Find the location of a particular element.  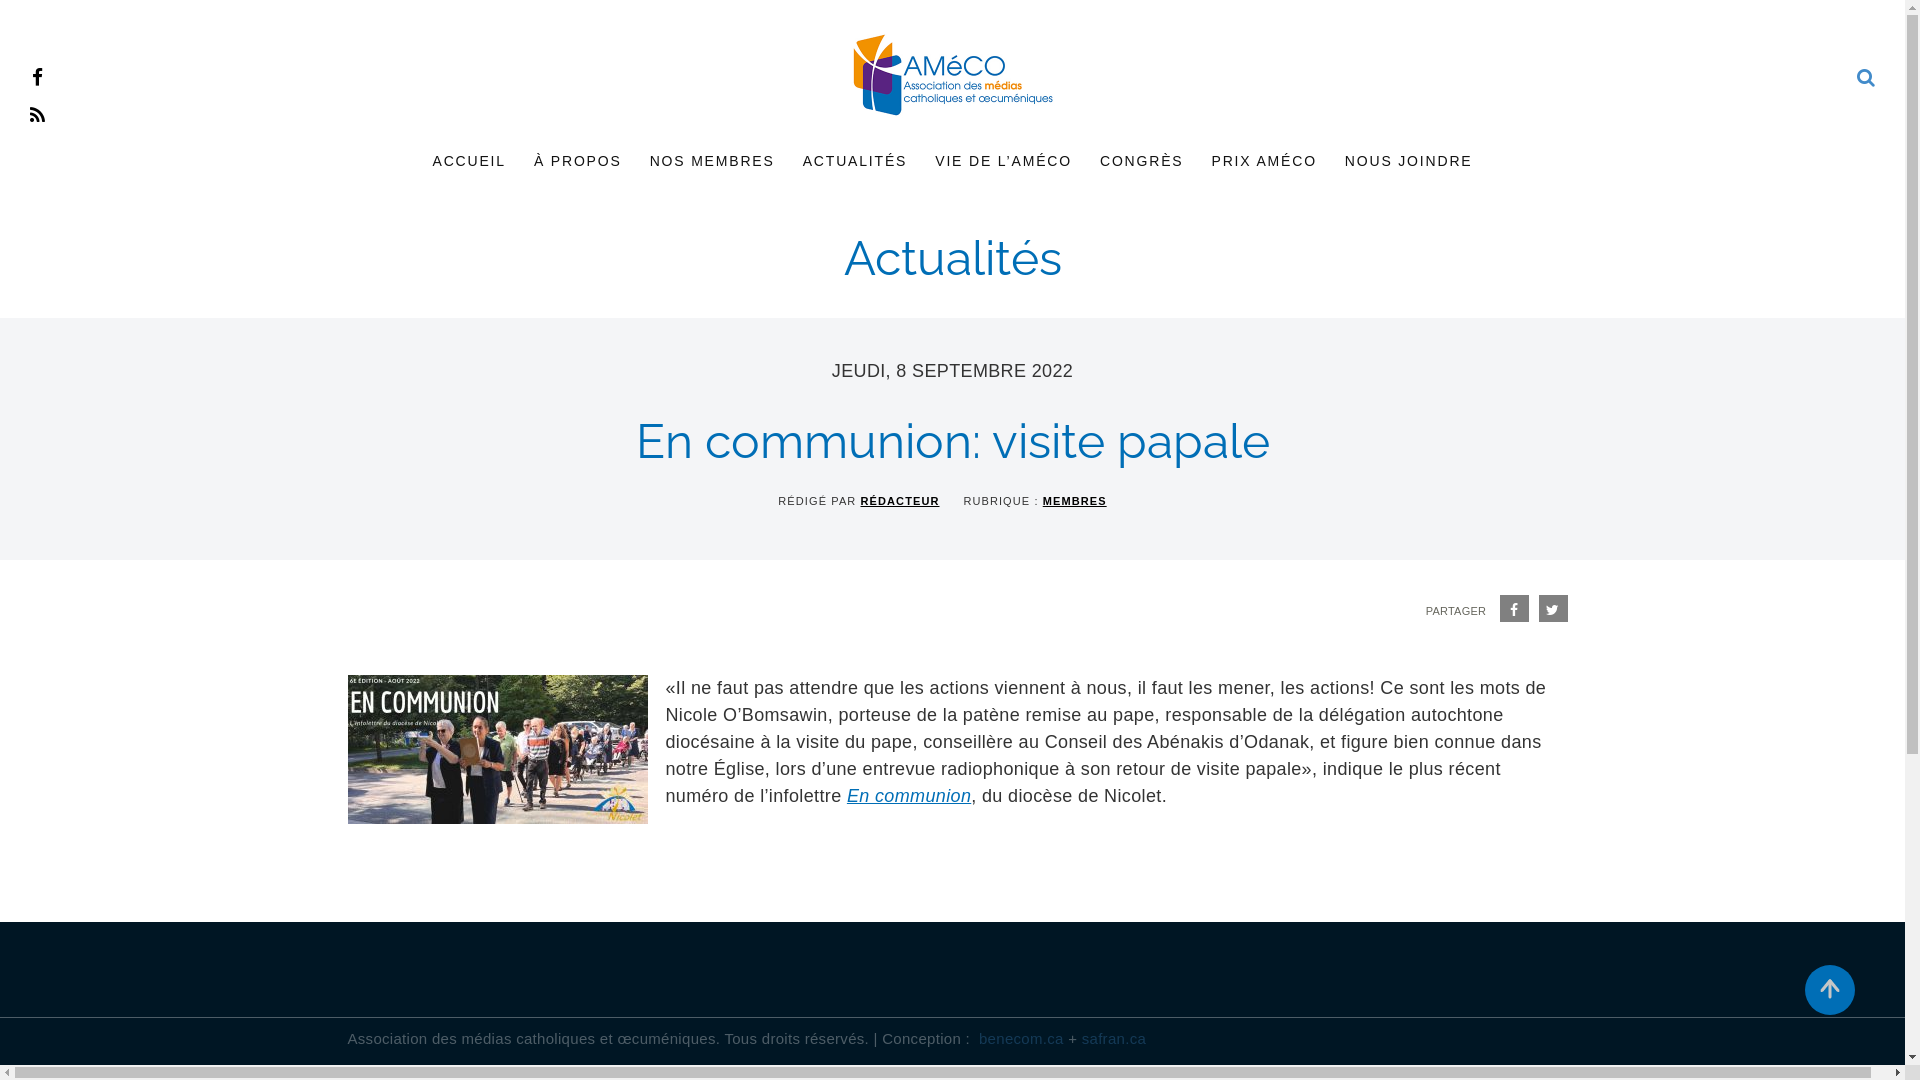

'En communion' is located at coordinates (846, 794).